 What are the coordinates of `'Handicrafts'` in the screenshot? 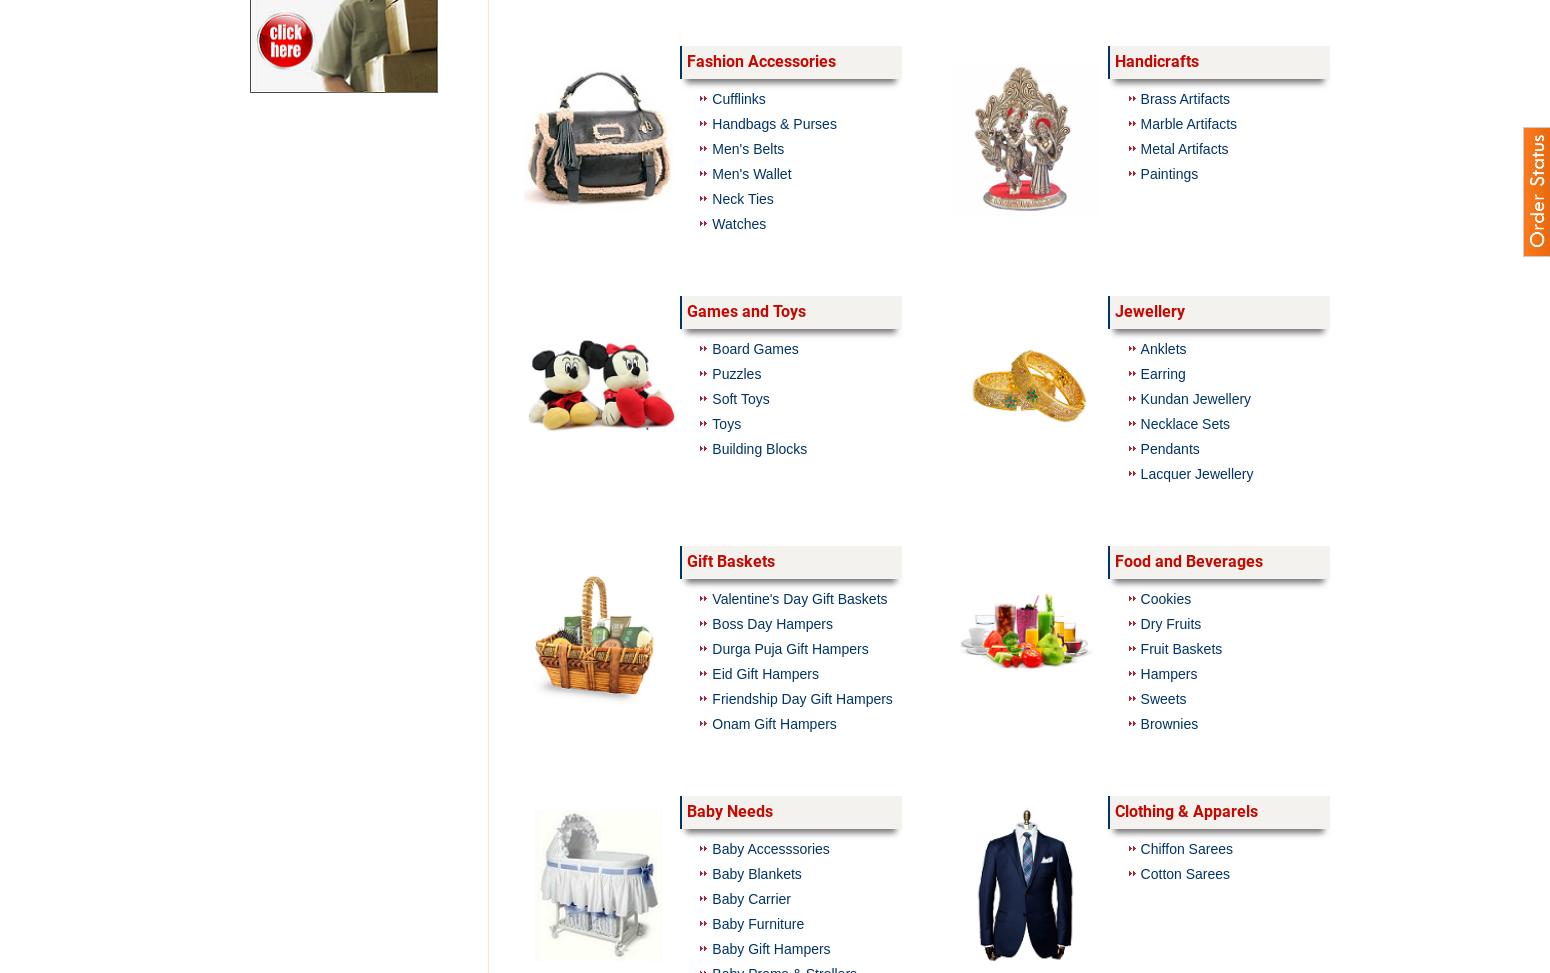 It's located at (1154, 60).